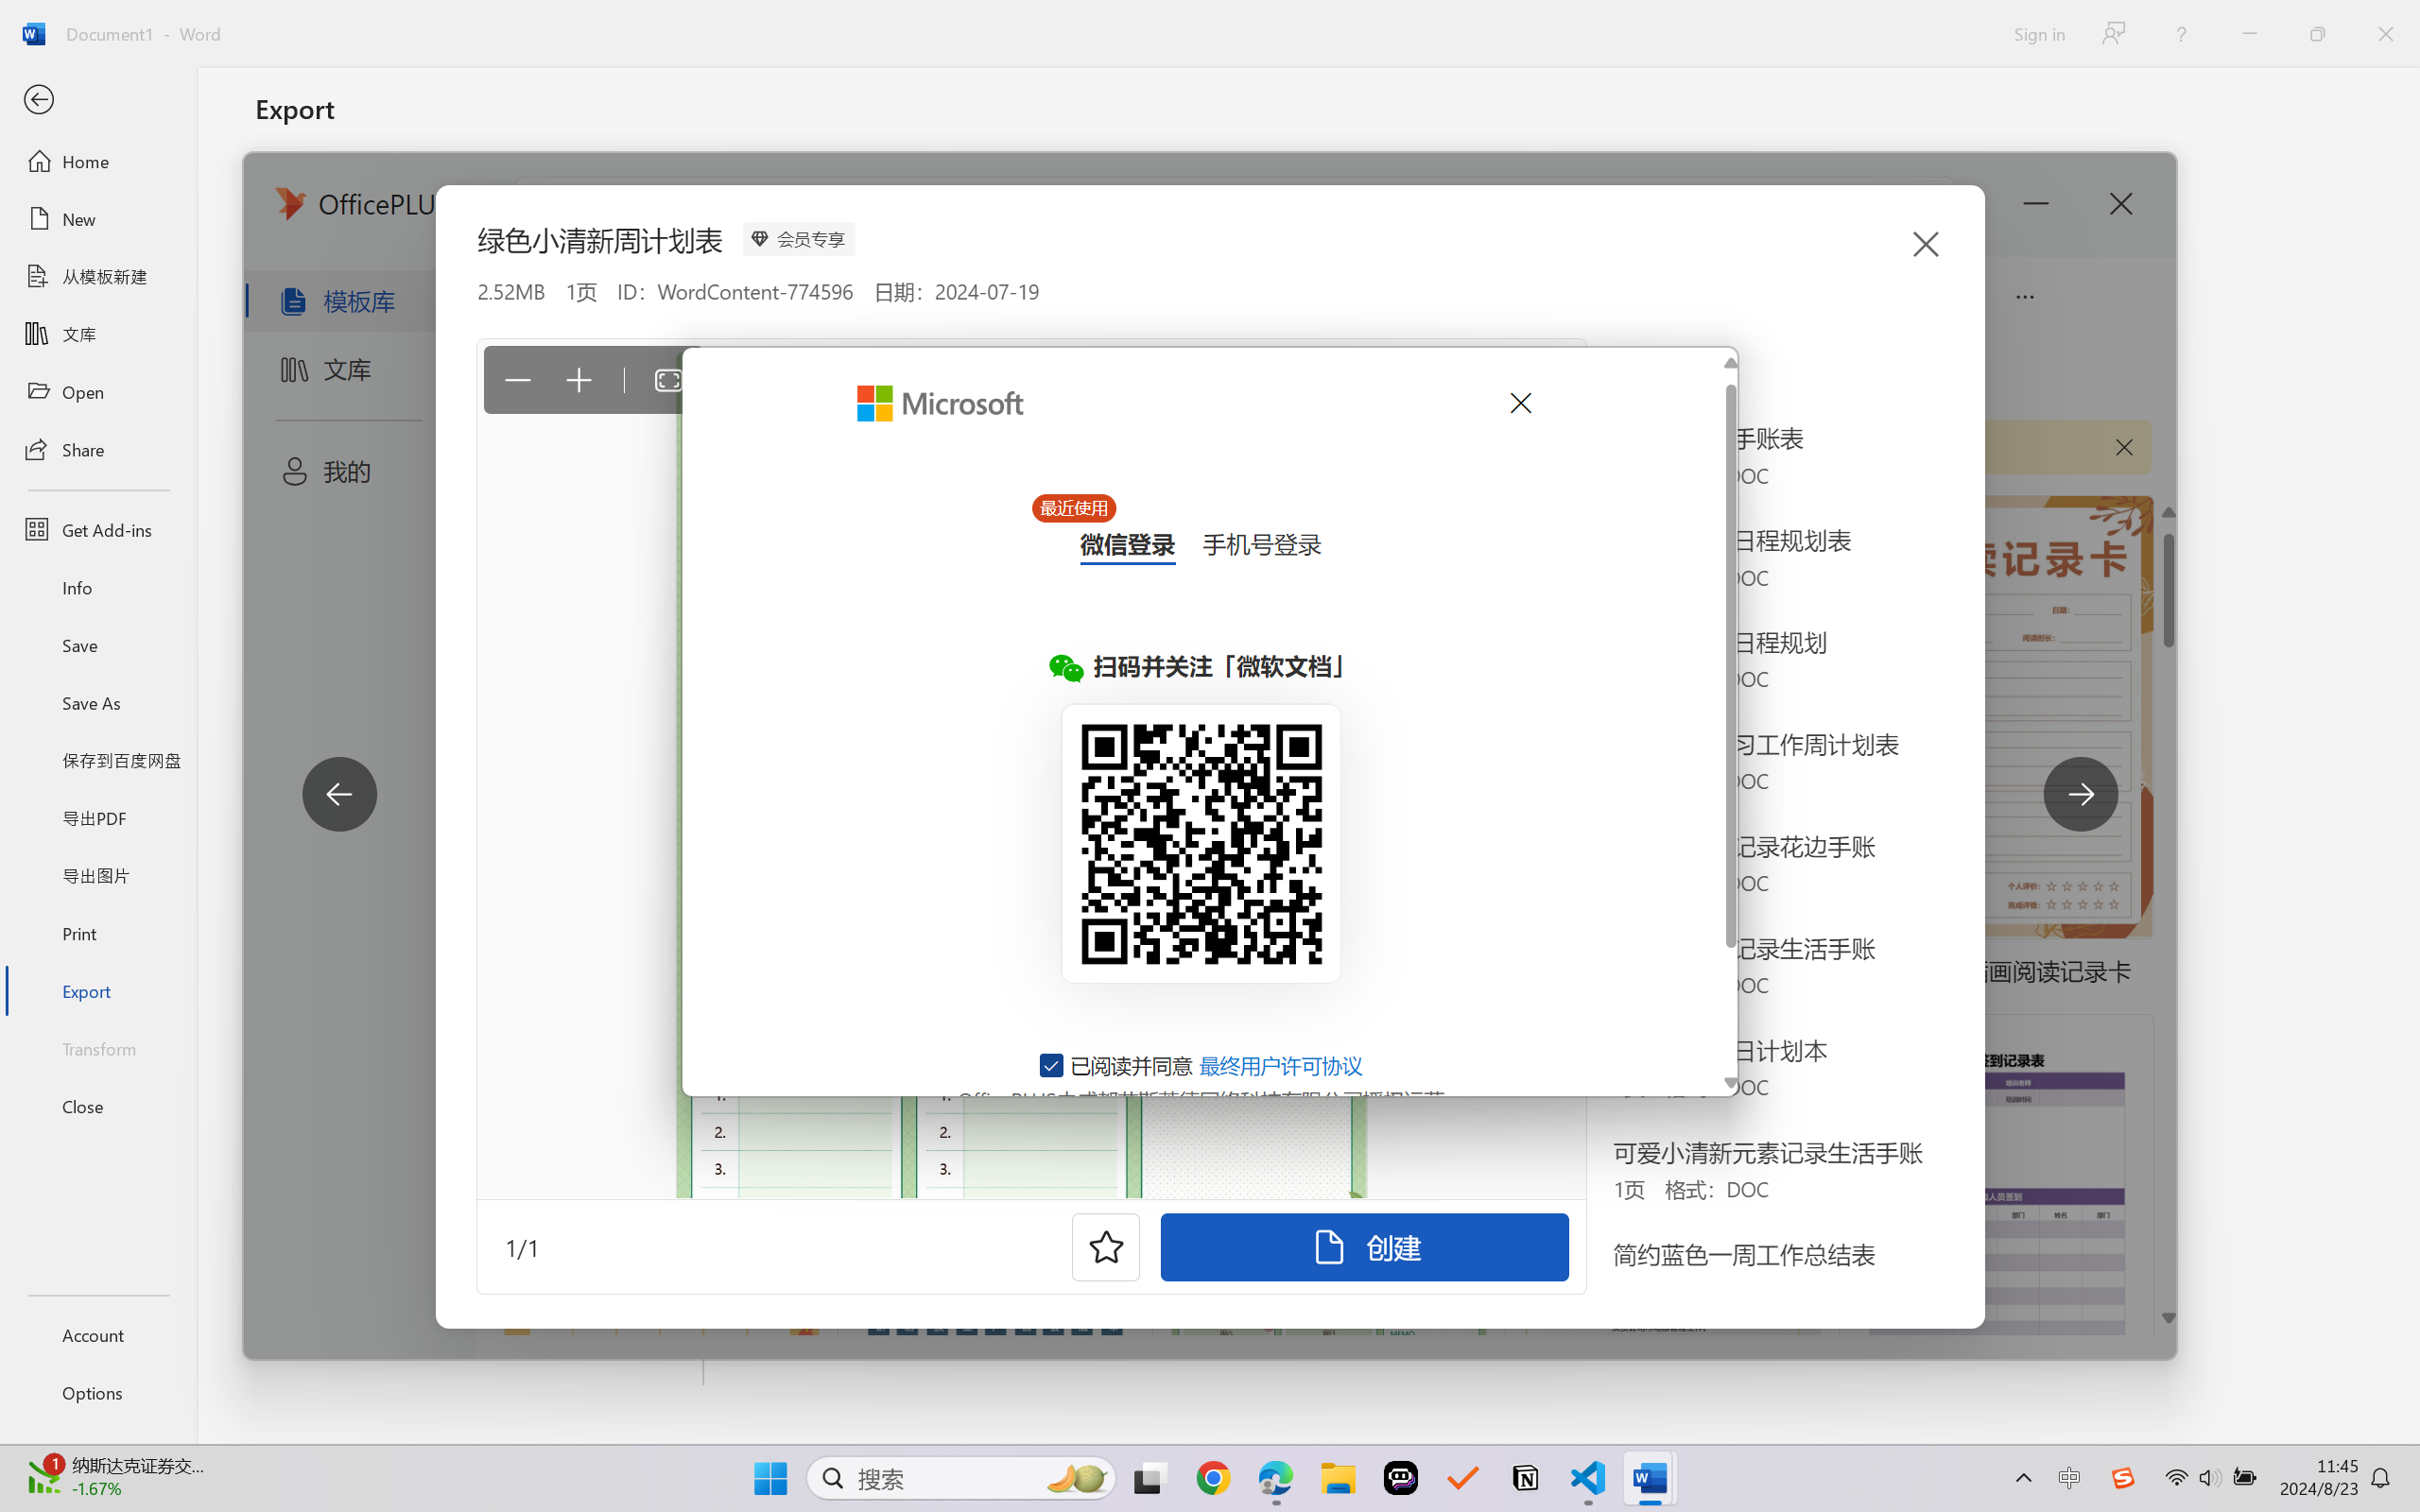  I want to click on 'Account', so click(97, 1334).